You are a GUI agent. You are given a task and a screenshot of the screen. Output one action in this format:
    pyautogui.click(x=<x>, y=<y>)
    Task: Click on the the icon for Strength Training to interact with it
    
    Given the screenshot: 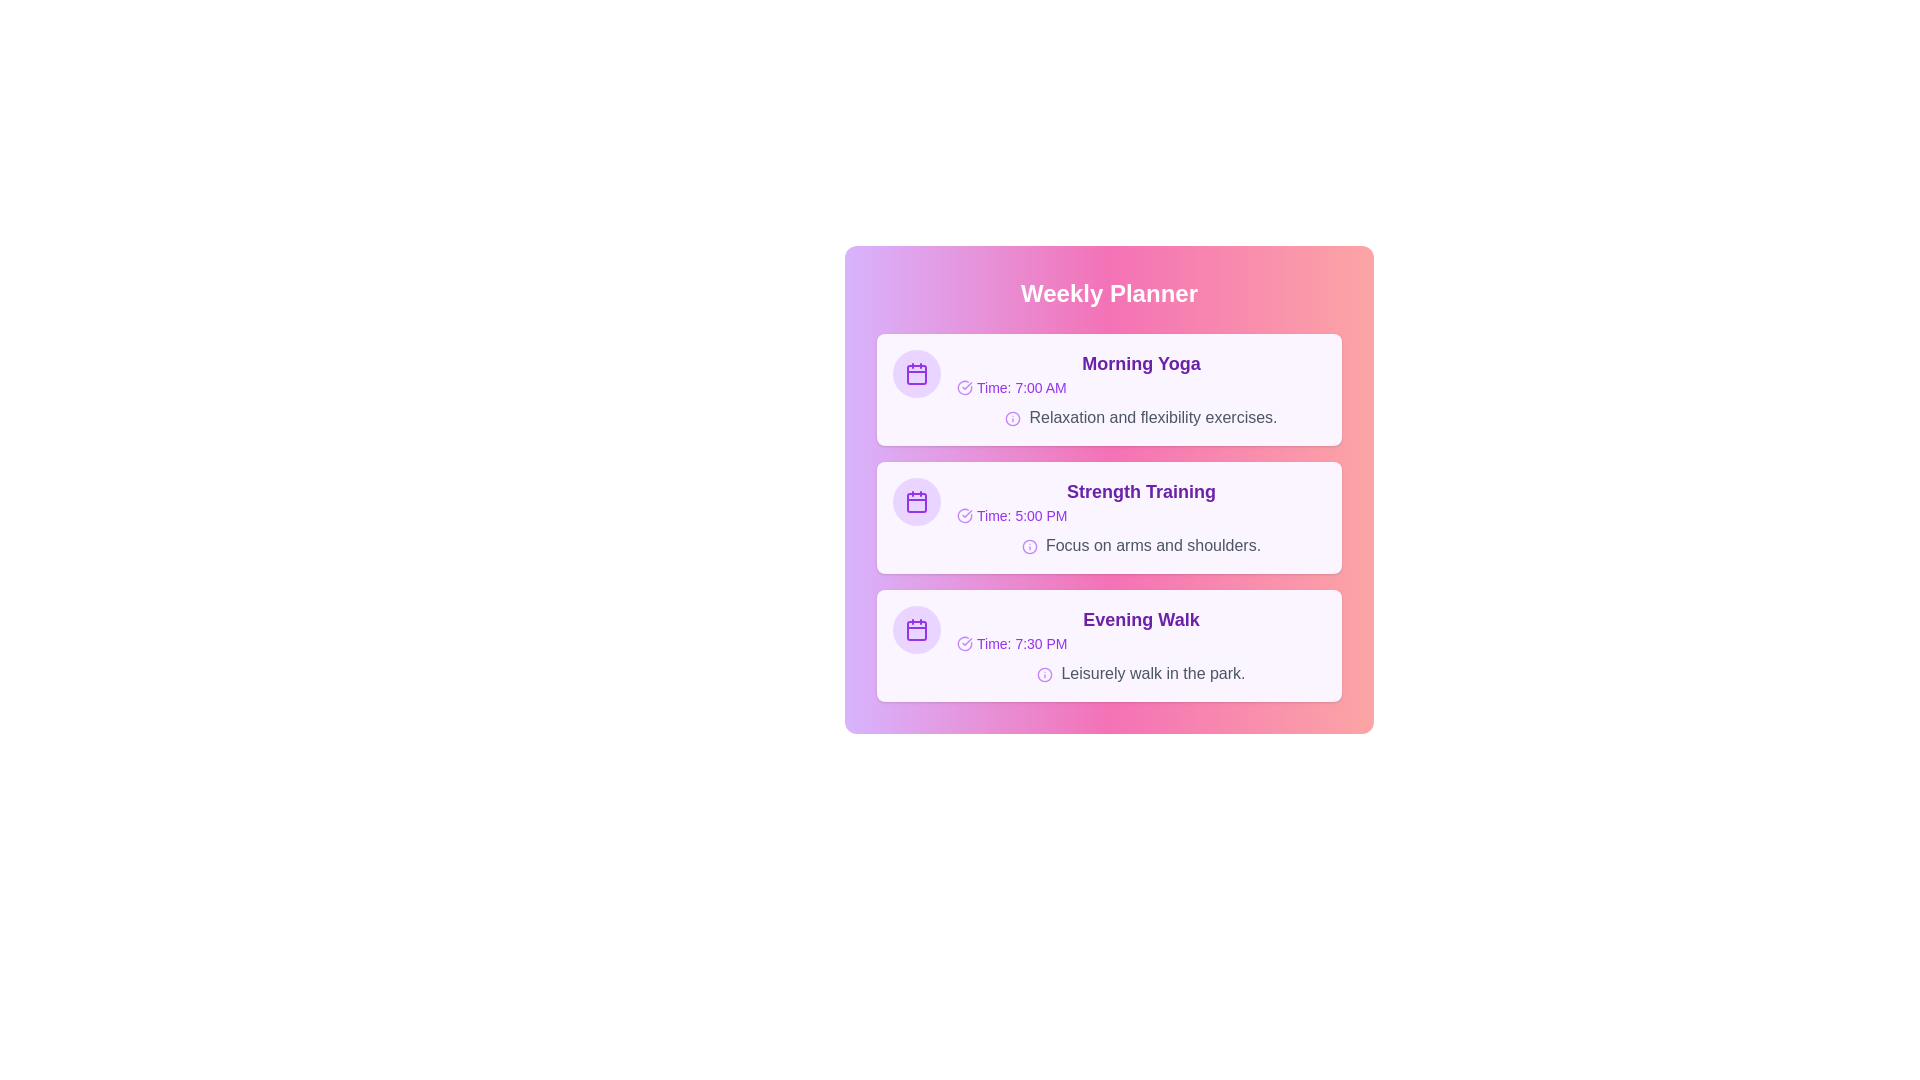 What is the action you would take?
    pyautogui.click(x=915, y=500)
    